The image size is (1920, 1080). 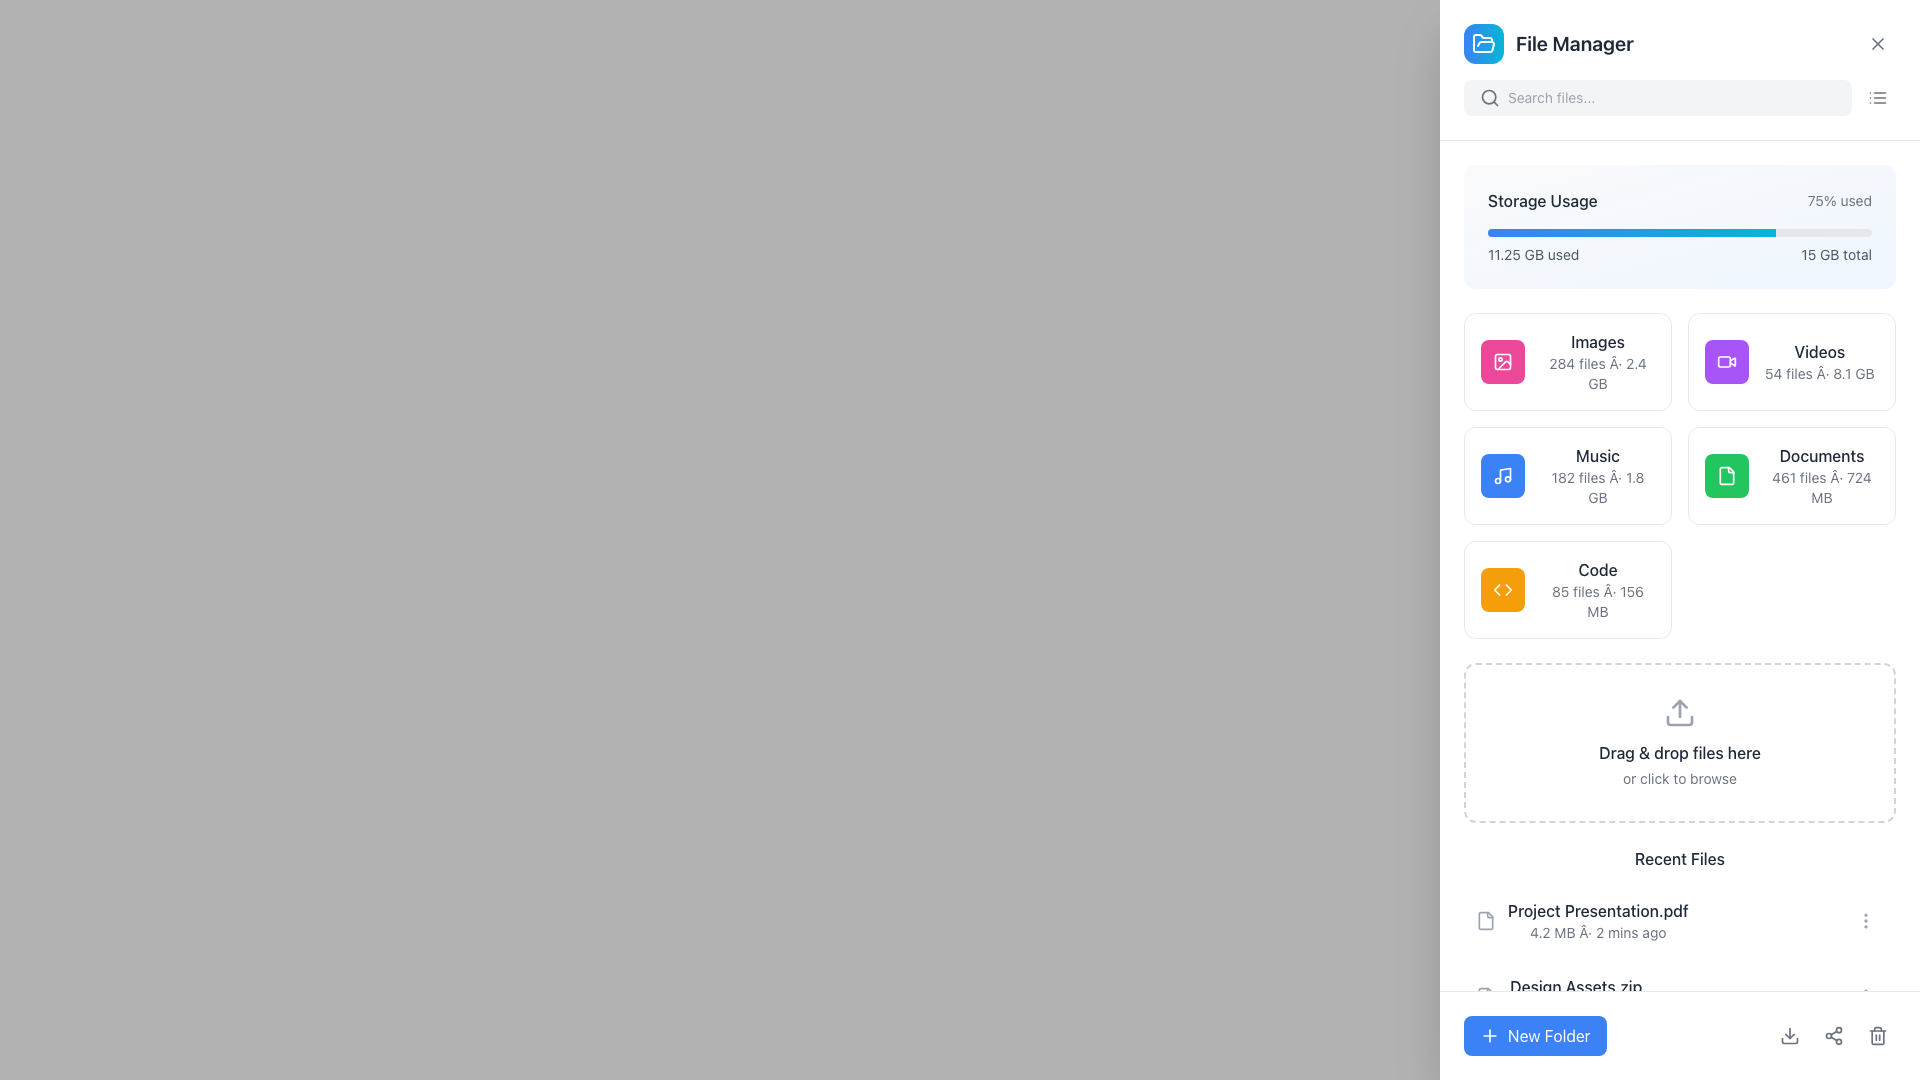 What do you see at coordinates (1865, 921) in the screenshot?
I see `the Icon button (vertical ellipsis) located` at bounding box center [1865, 921].